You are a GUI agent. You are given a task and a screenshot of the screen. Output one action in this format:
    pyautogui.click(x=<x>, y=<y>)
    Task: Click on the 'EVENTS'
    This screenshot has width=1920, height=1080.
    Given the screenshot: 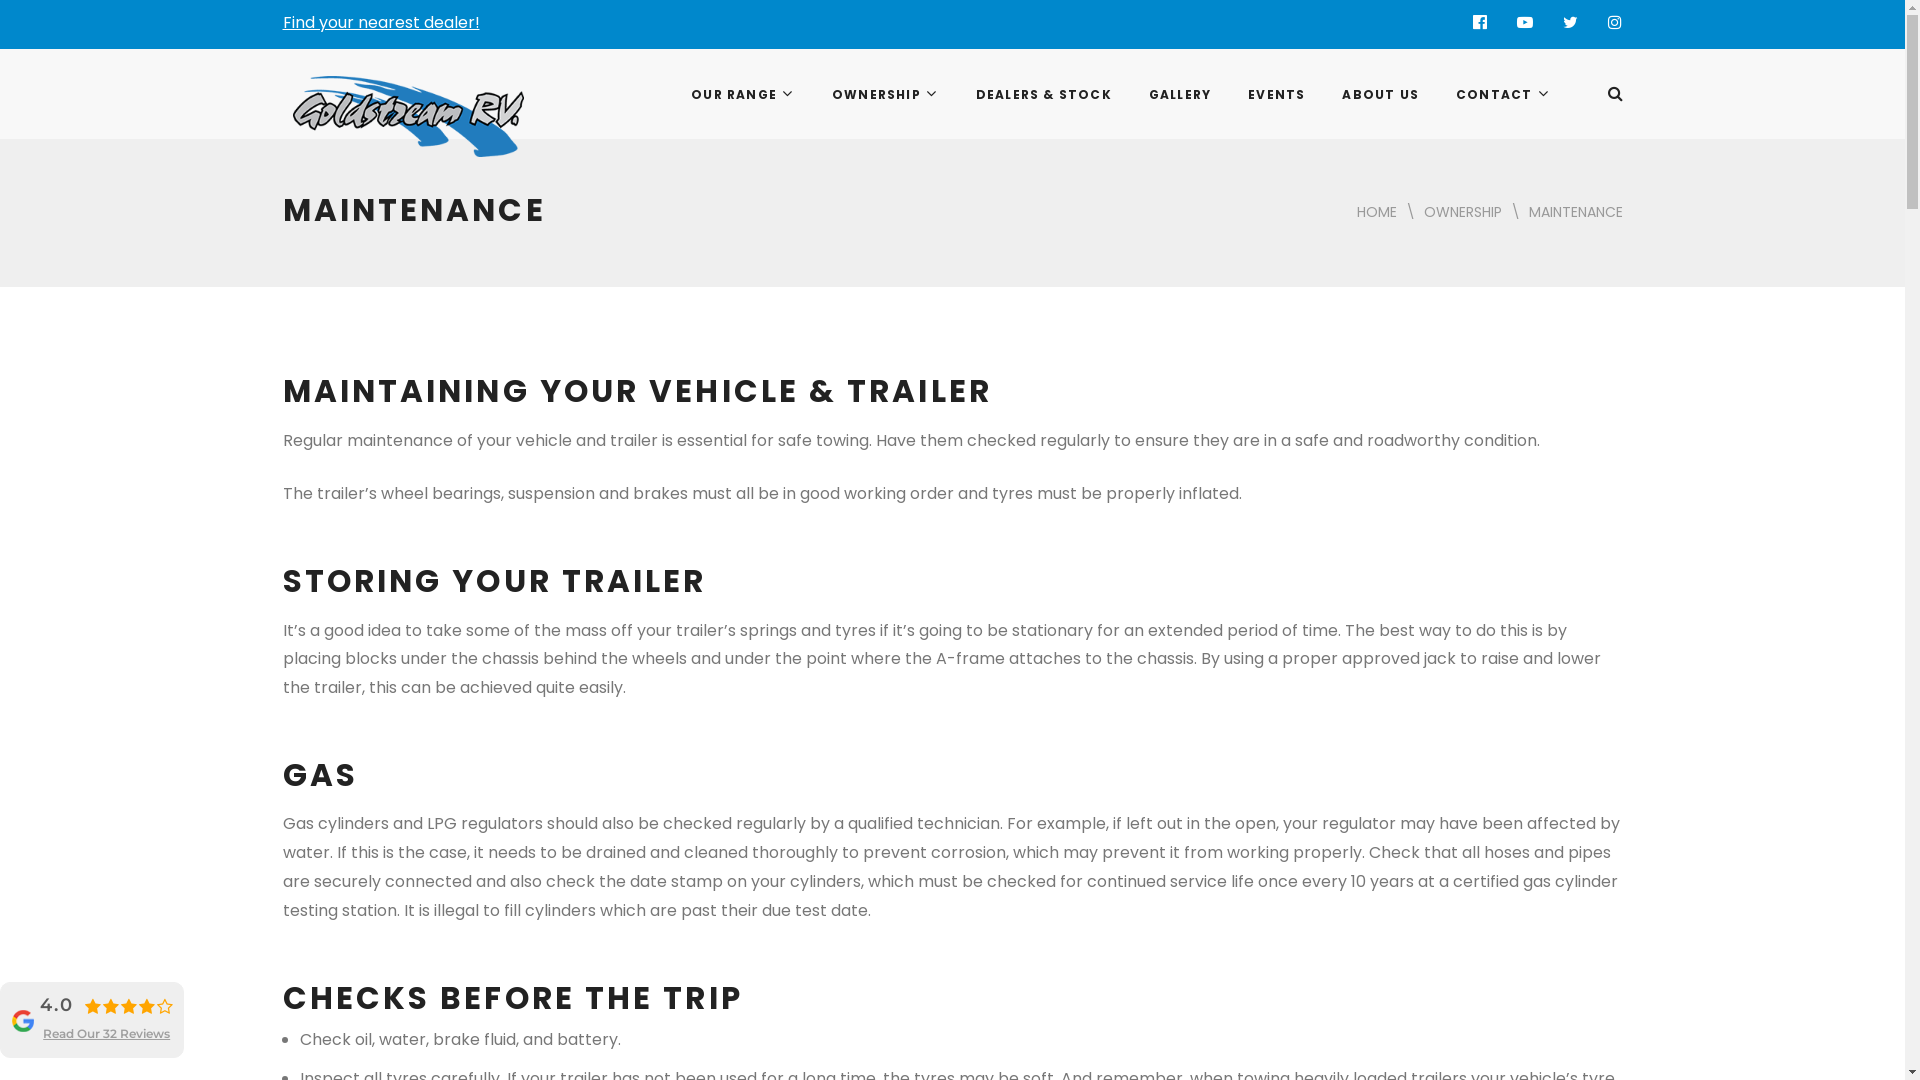 What is the action you would take?
    pyautogui.click(x=1274, y=94)
    